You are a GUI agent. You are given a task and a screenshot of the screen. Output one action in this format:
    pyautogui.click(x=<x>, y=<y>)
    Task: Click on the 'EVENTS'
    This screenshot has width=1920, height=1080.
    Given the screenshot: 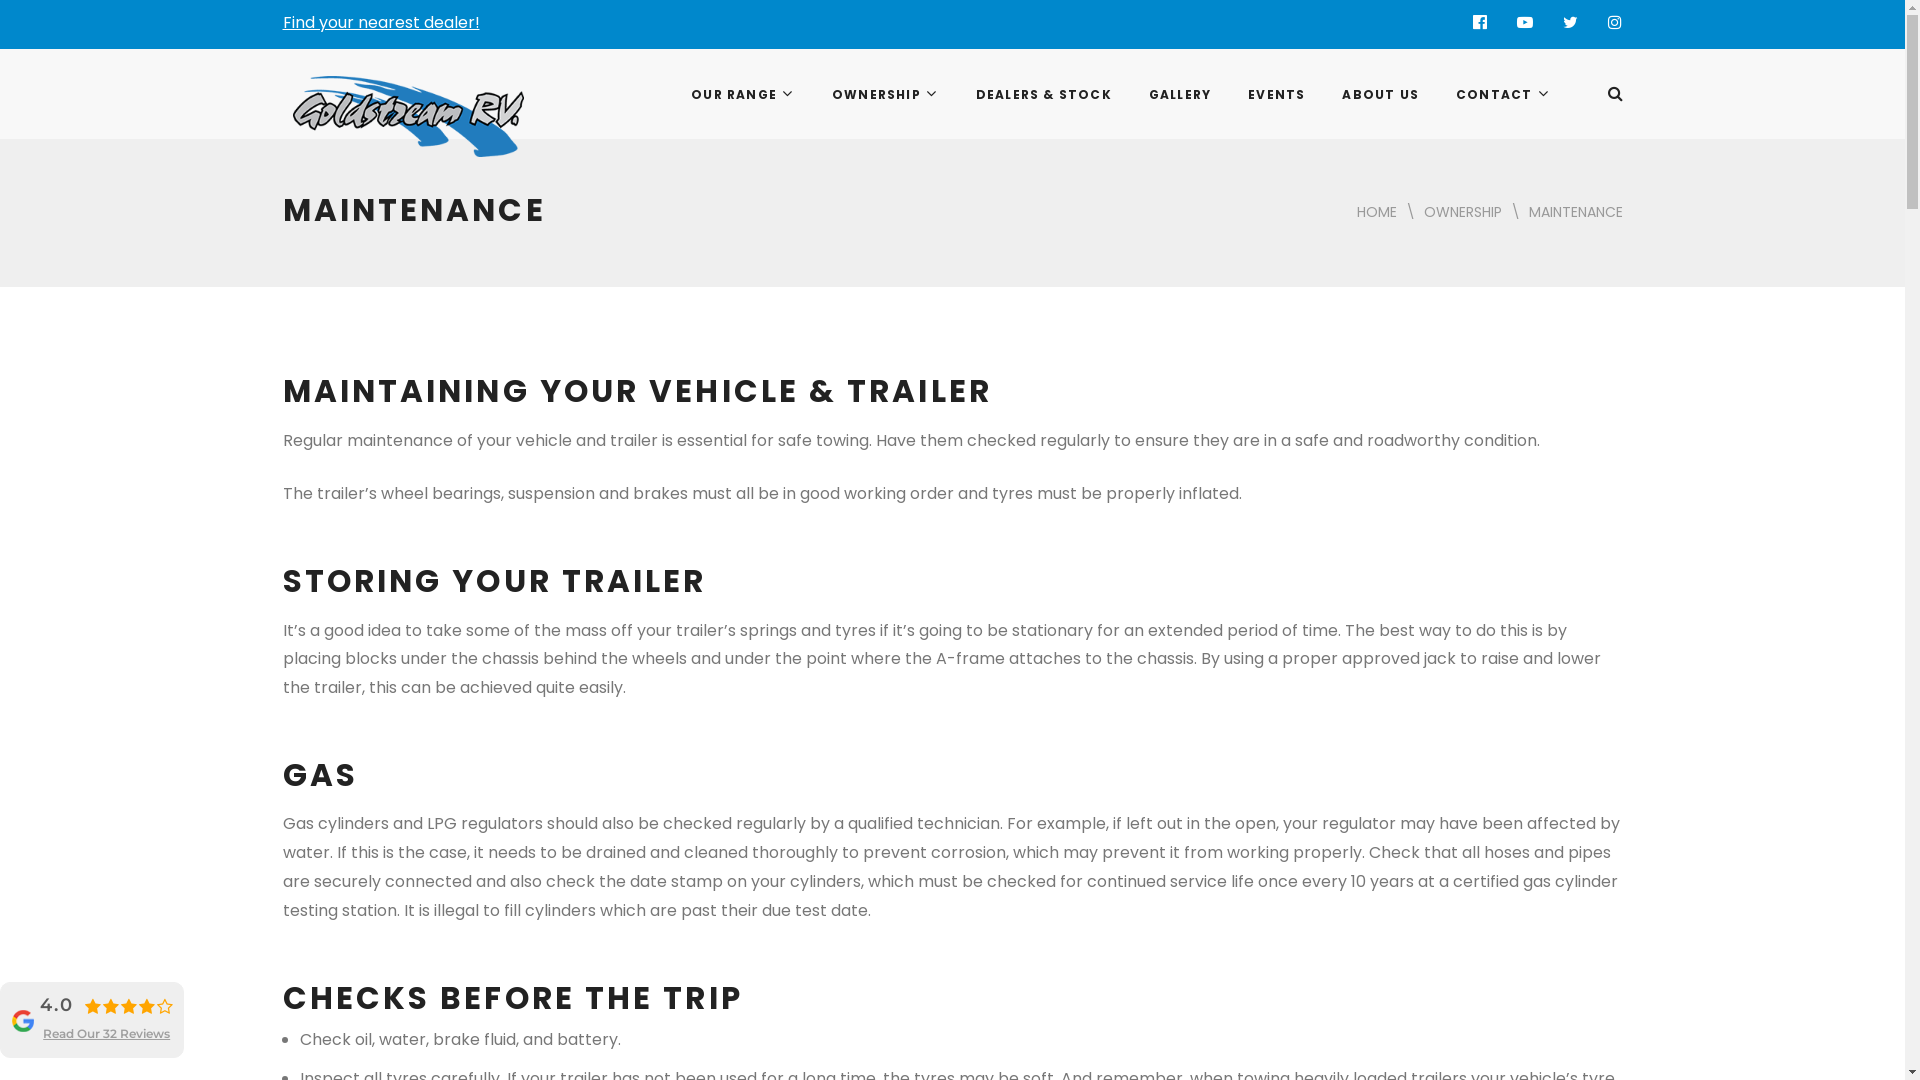 What is the action you would take?
    pyautogui.click(x=1274, y=94)
    